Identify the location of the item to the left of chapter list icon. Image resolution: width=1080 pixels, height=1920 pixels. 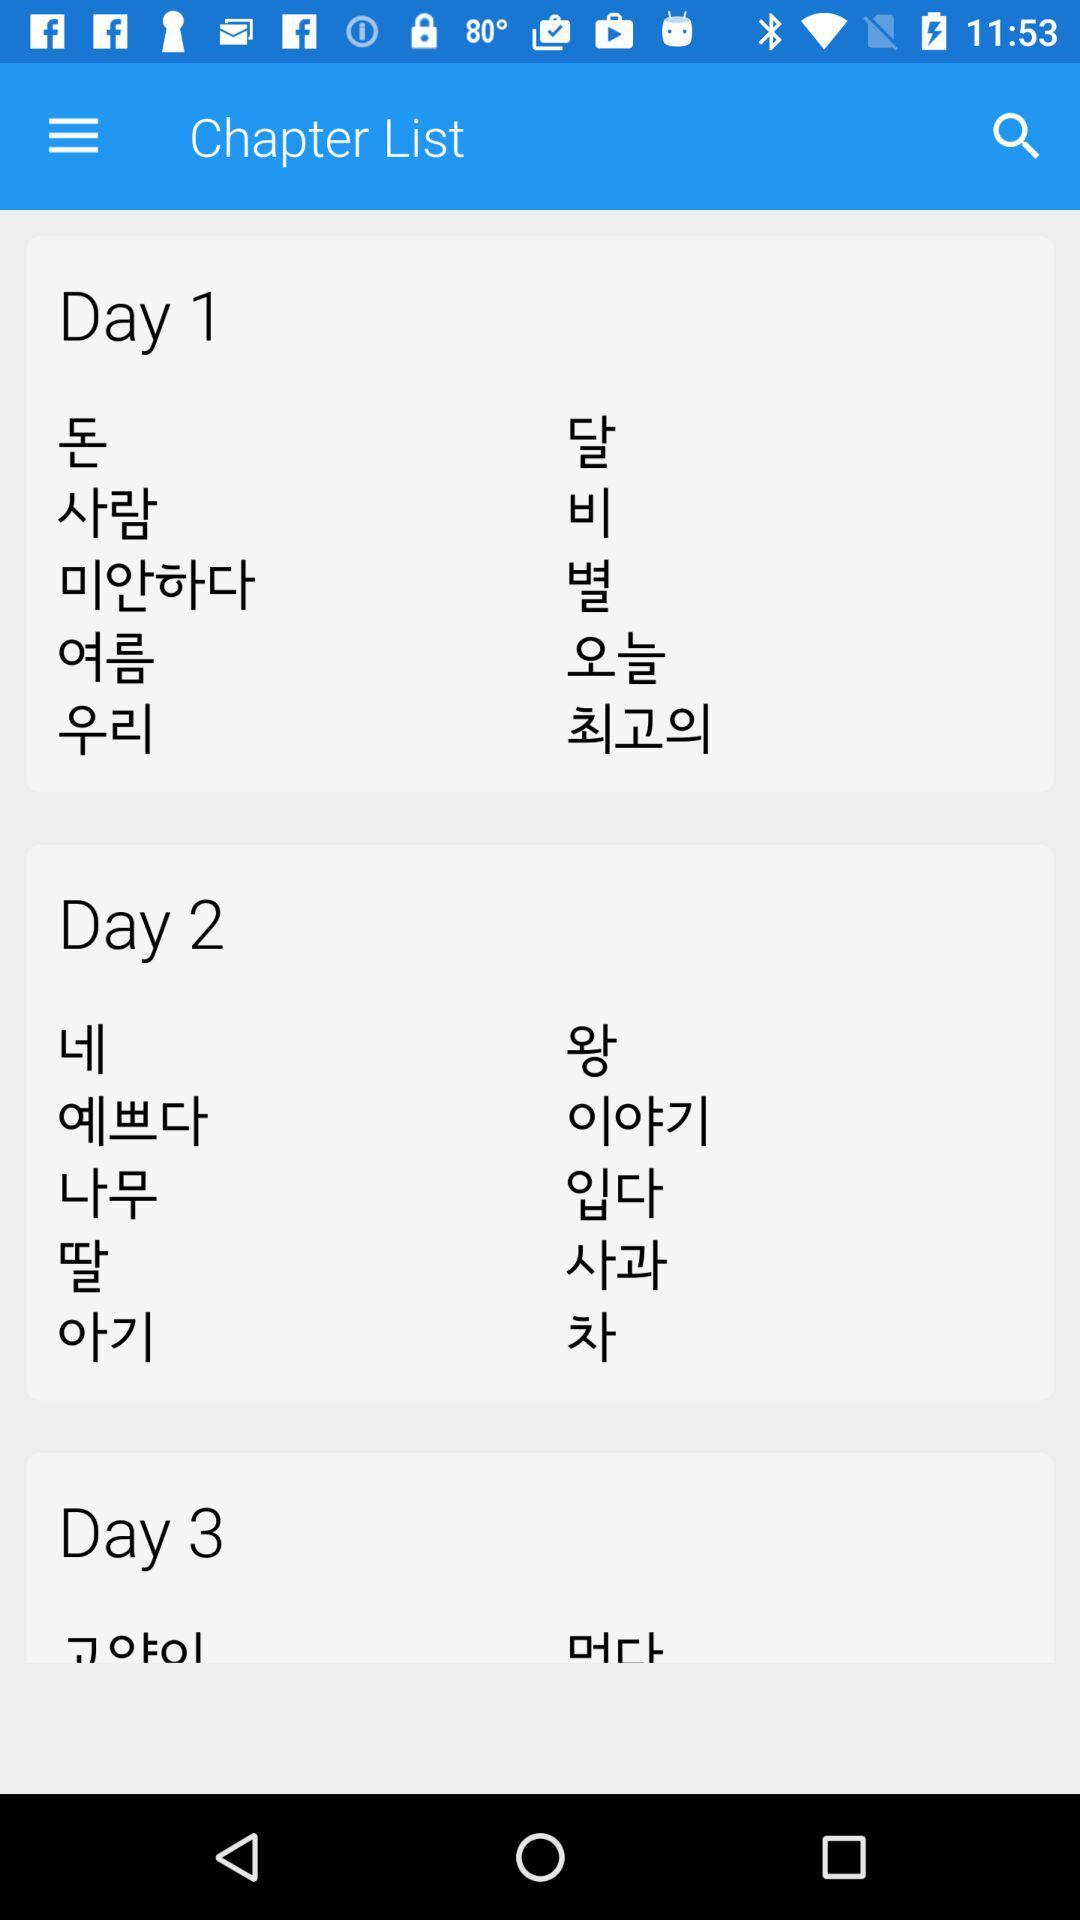
(72, 135).